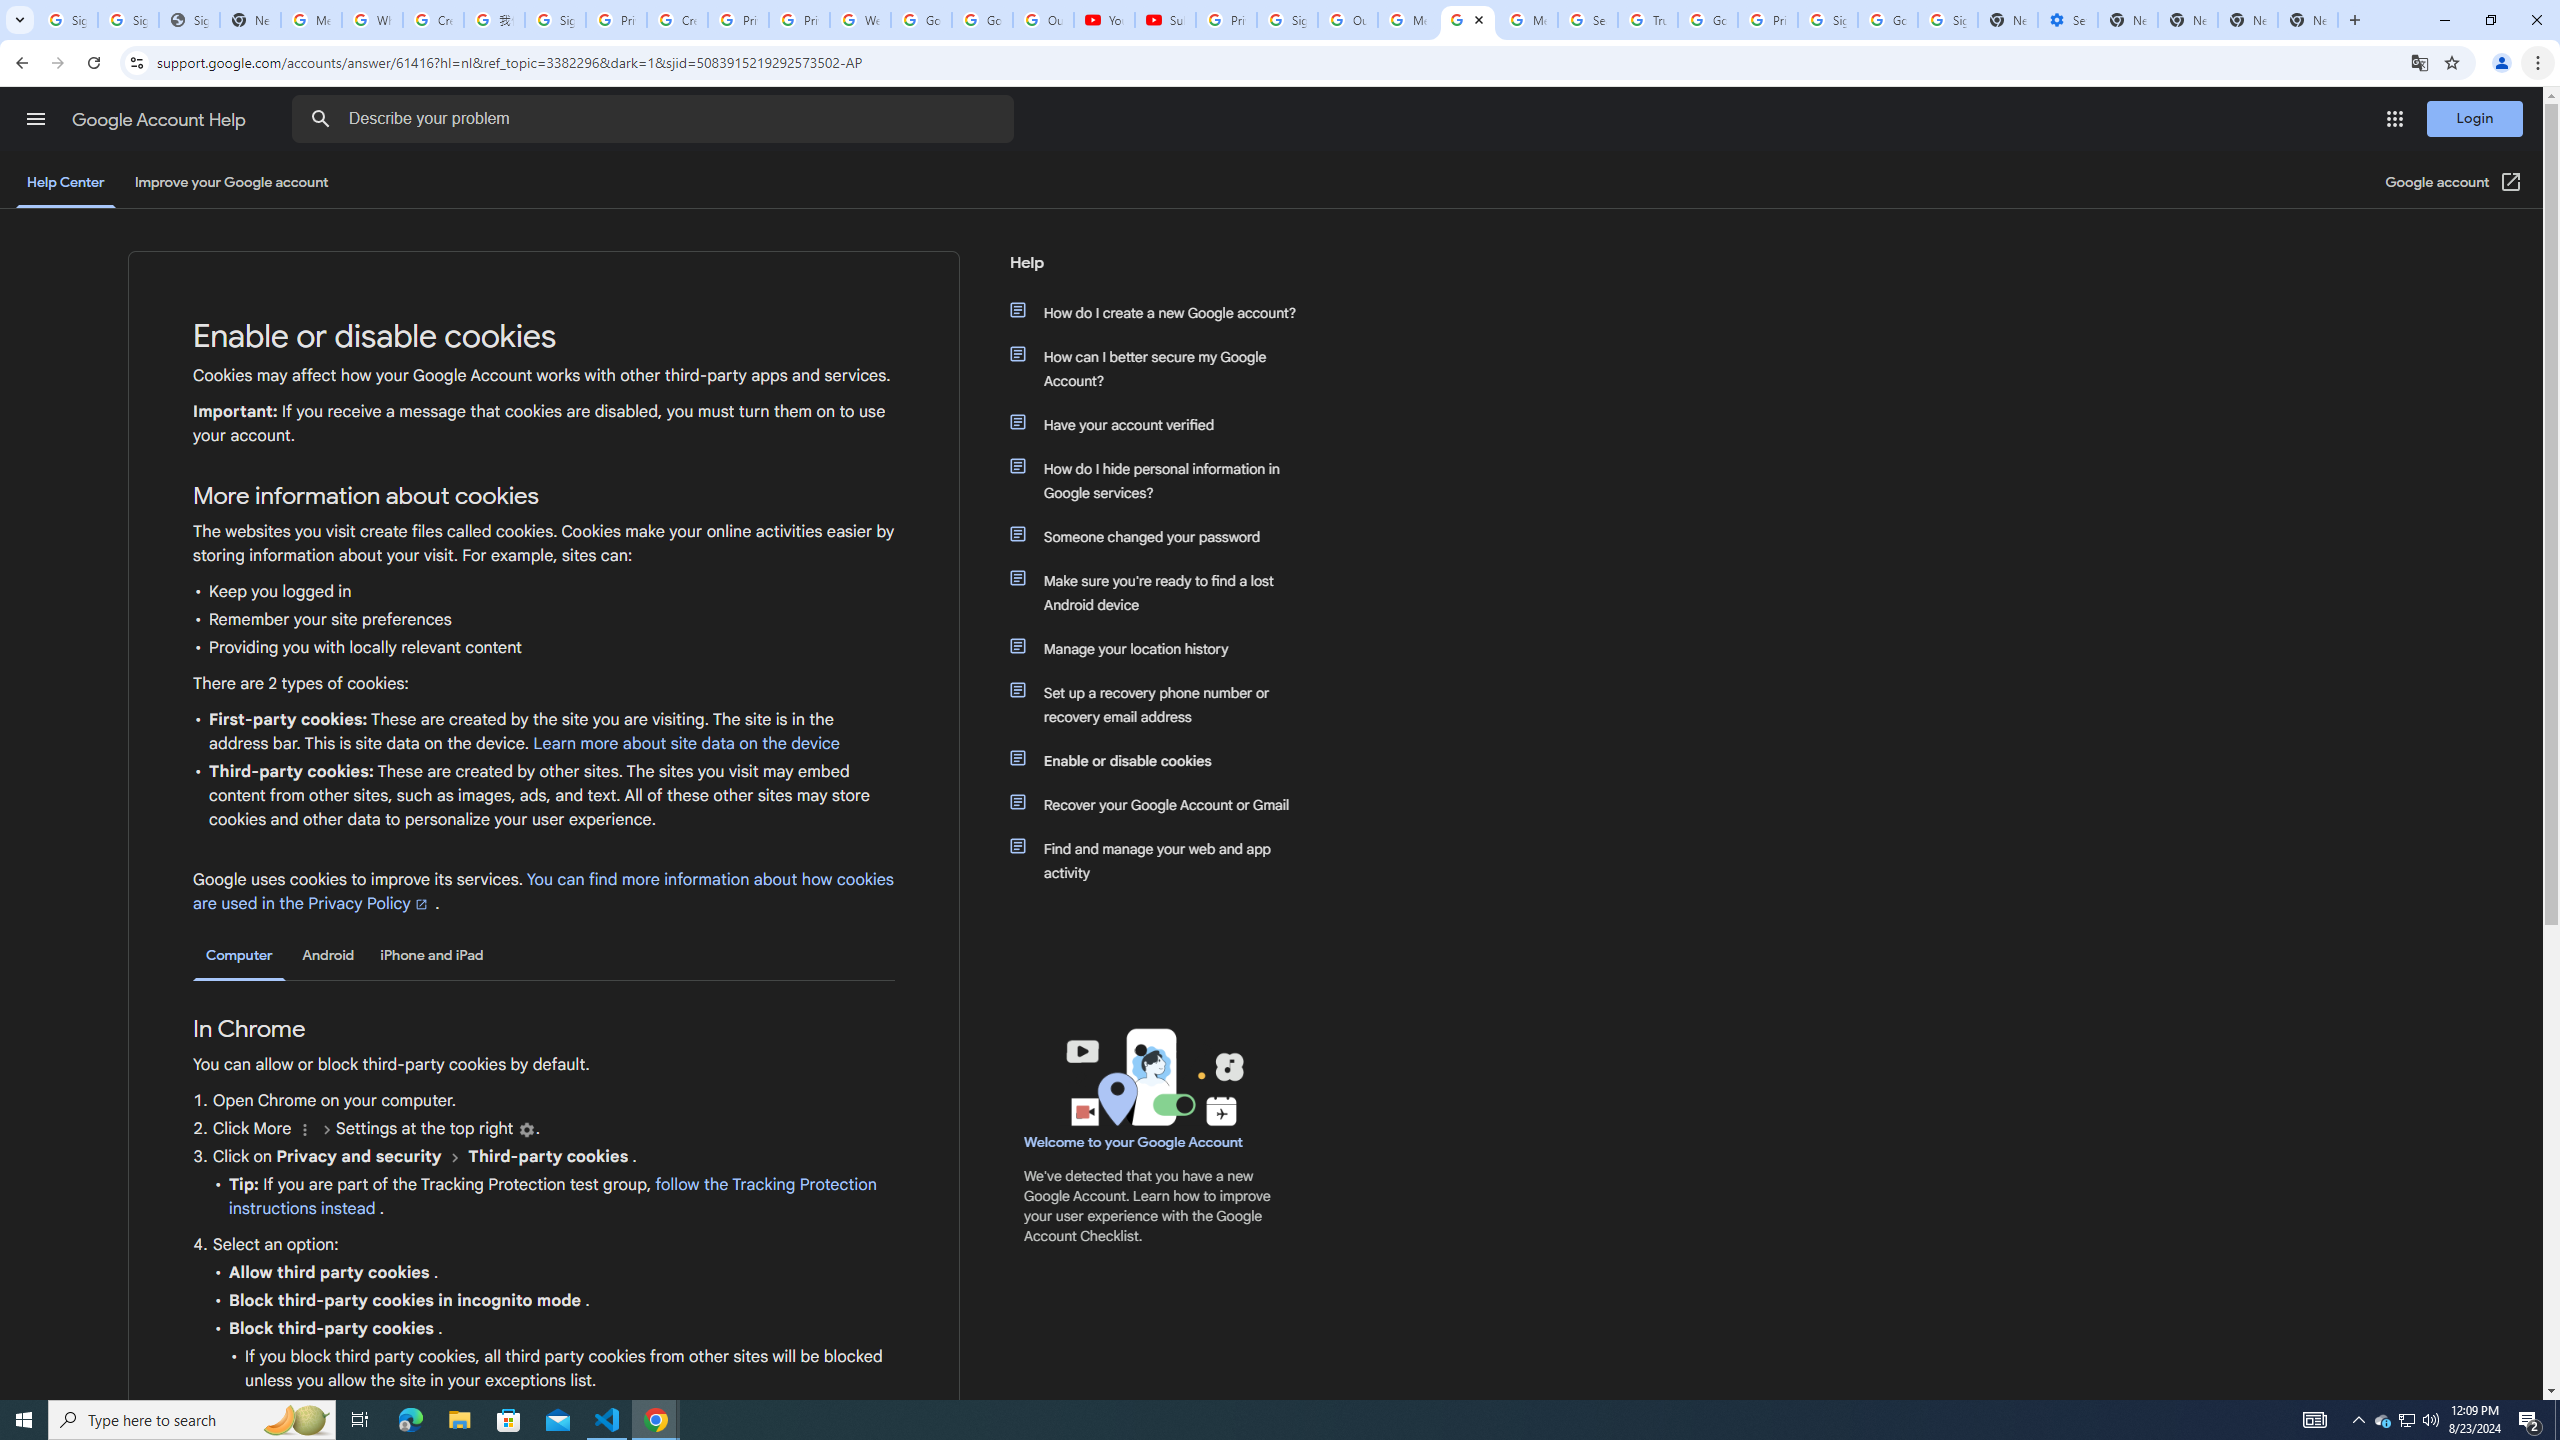 This screenshot has height=1440, width=2560. Describe the element at coordinates (327, 954) in the screenshot. I see `'Android'` at that location.